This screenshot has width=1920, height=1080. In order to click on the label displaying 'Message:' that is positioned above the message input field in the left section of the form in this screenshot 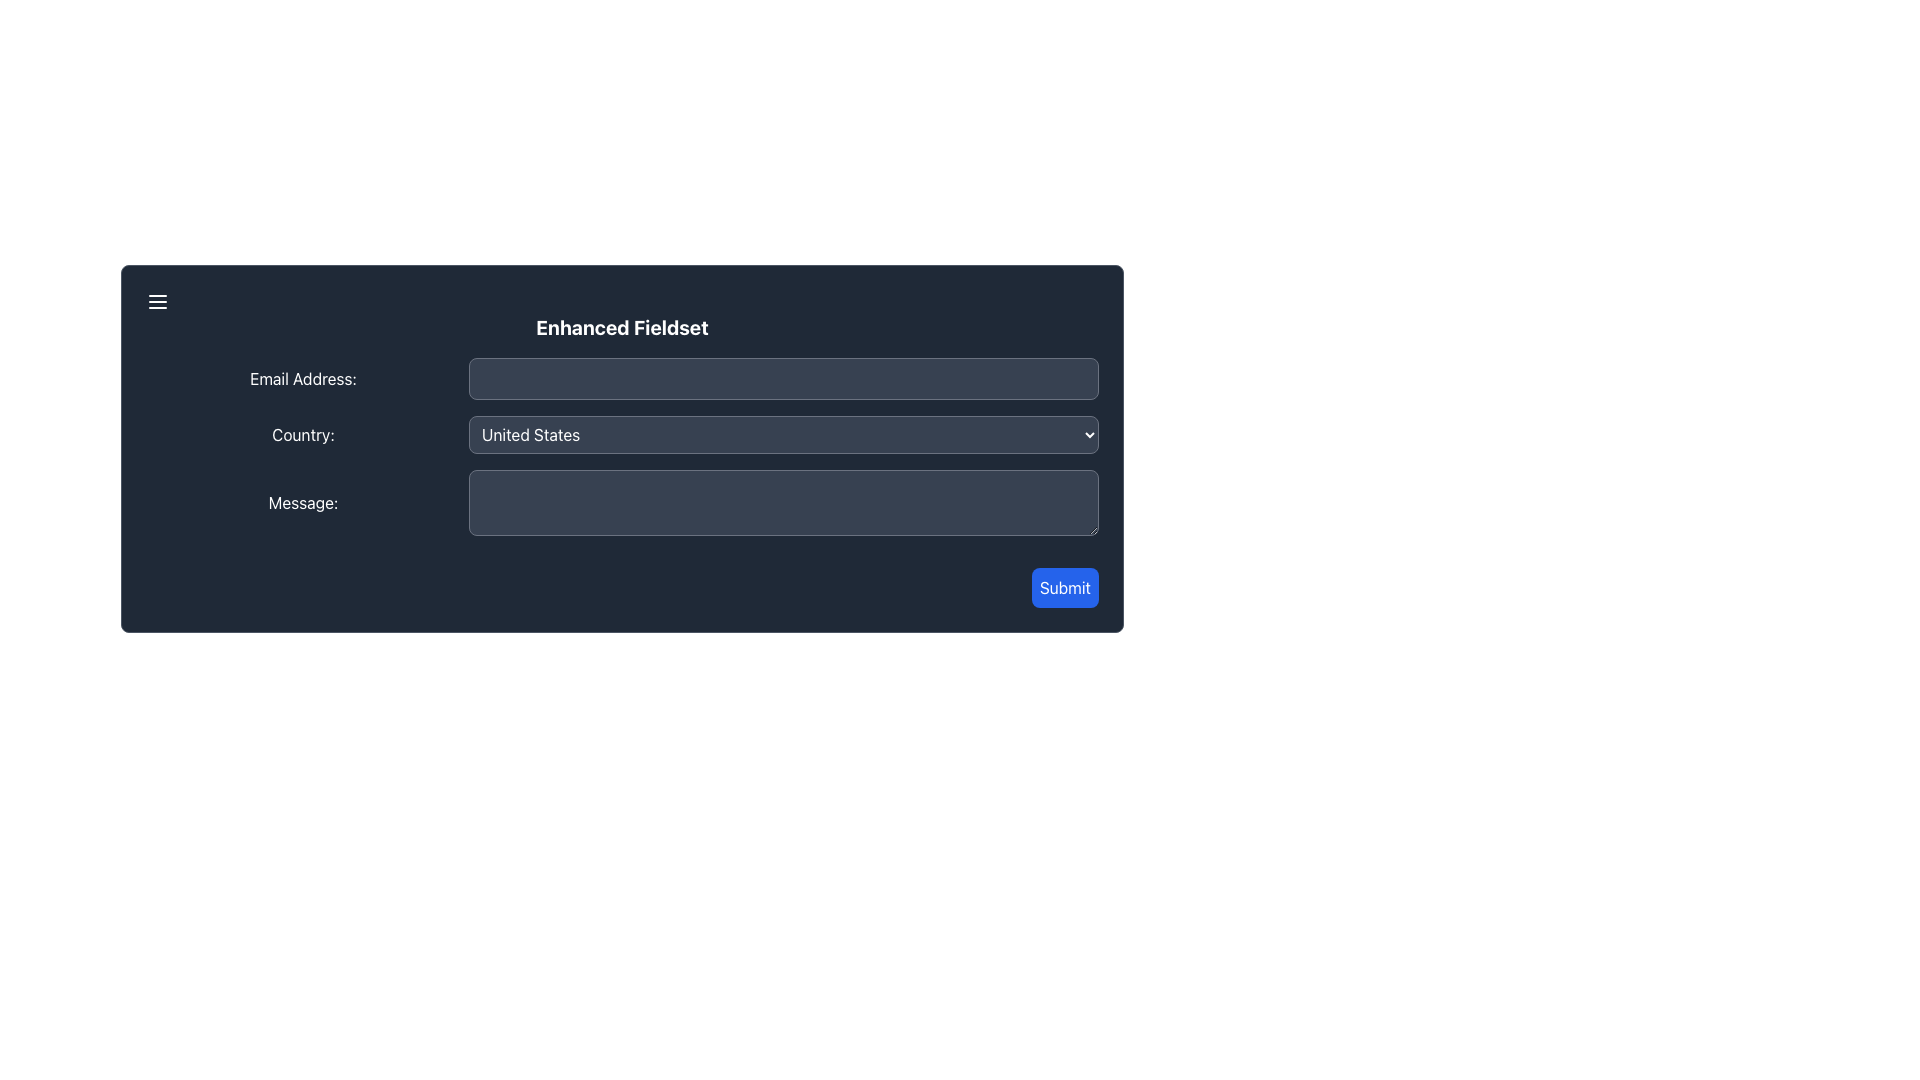, I will do `click(302, 501)`.